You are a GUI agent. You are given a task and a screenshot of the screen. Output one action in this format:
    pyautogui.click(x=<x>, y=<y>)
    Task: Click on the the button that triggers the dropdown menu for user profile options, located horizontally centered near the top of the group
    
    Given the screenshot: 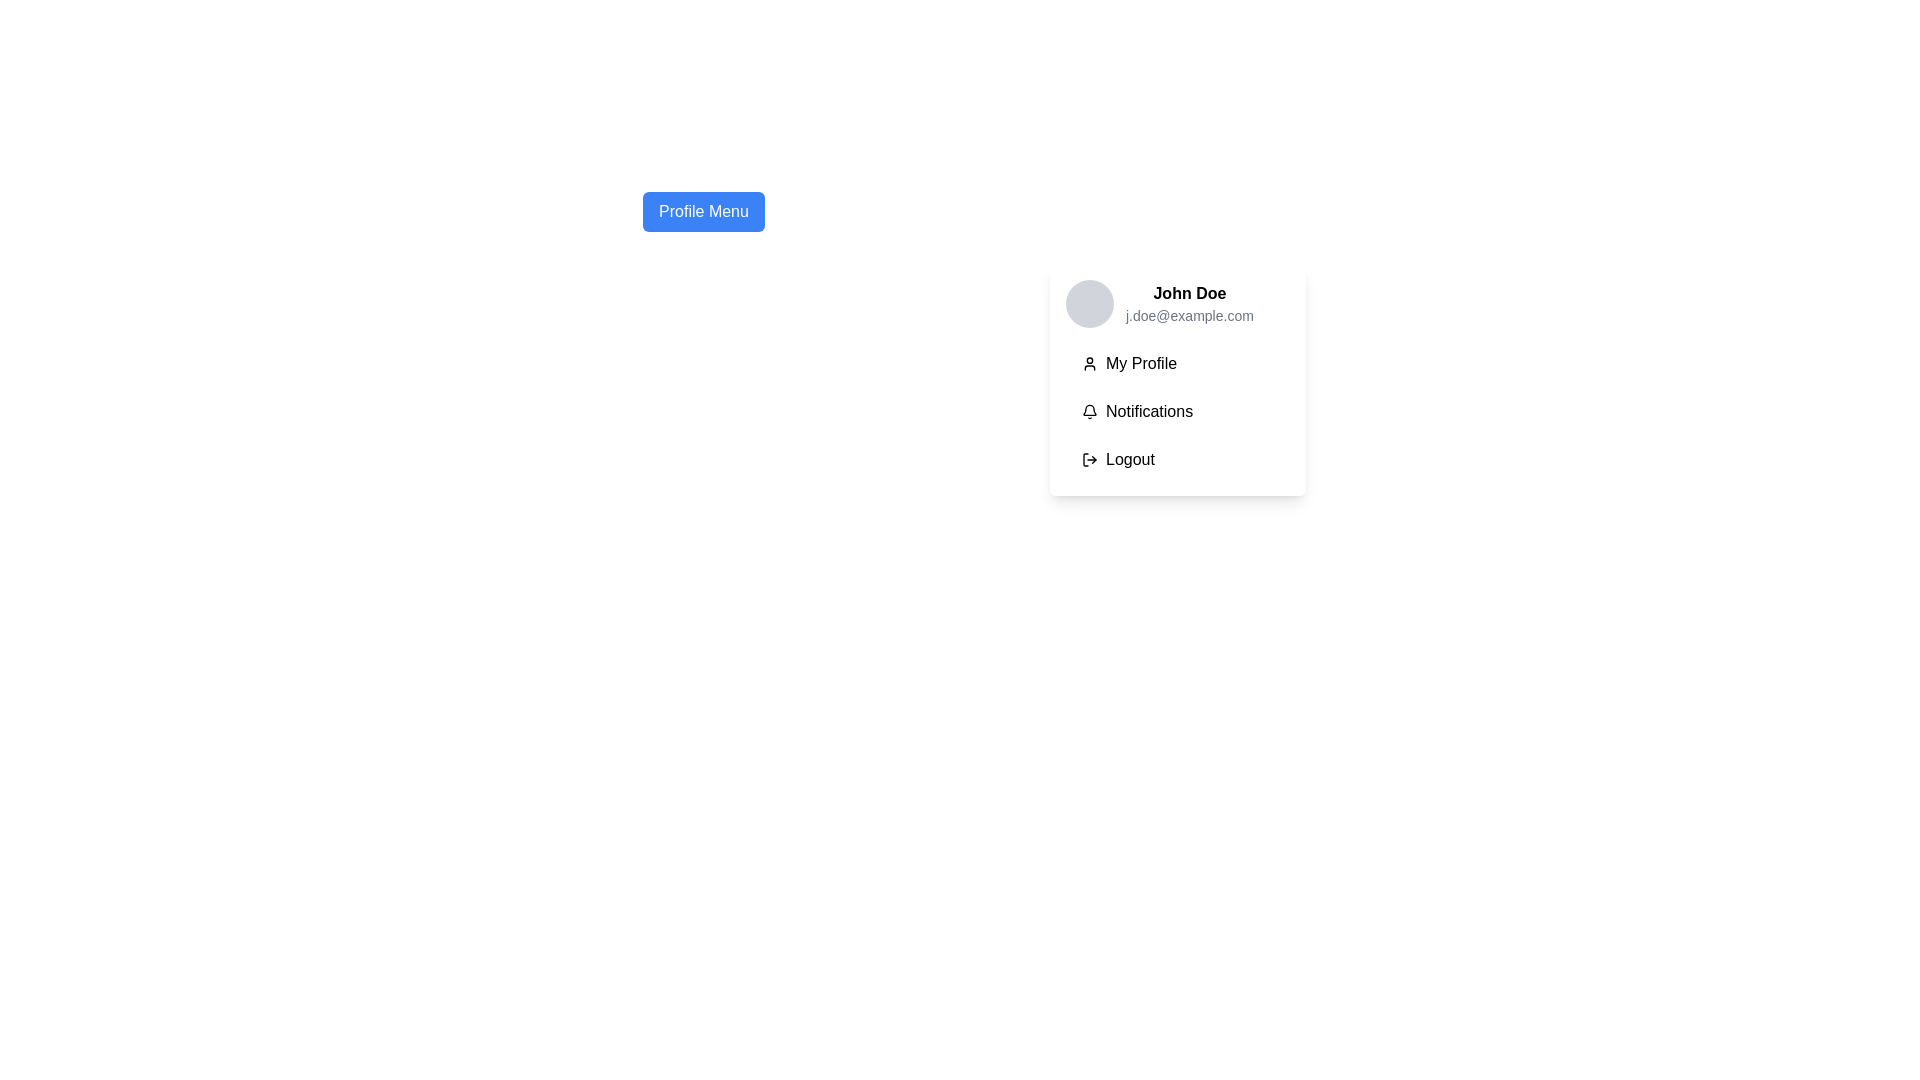 What is the action you would take?
    pyautogui.click(x=704, y=212)
    